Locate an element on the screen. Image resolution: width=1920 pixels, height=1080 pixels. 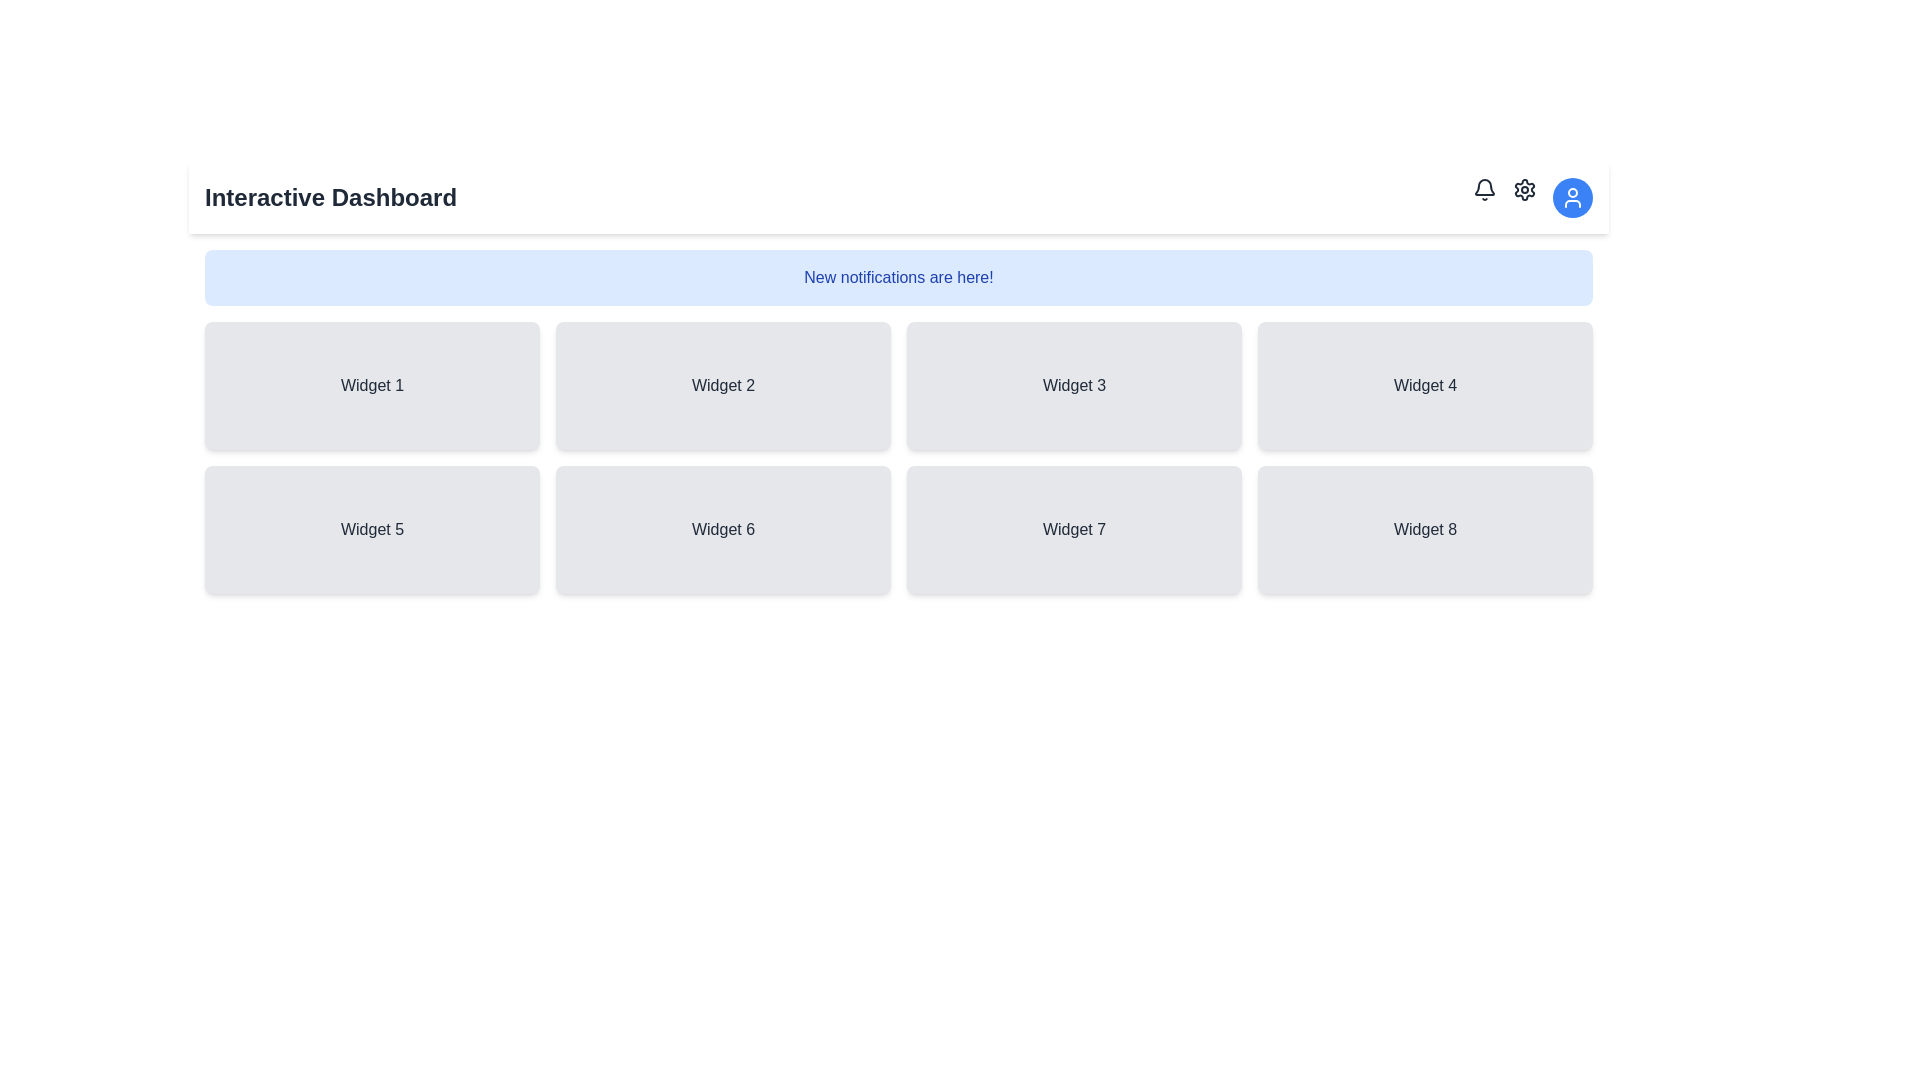
the user profile SVG icon, which is styled with a white fill and blue background, located at the top-right corner of the application header is located at coordinates (1572, 197).